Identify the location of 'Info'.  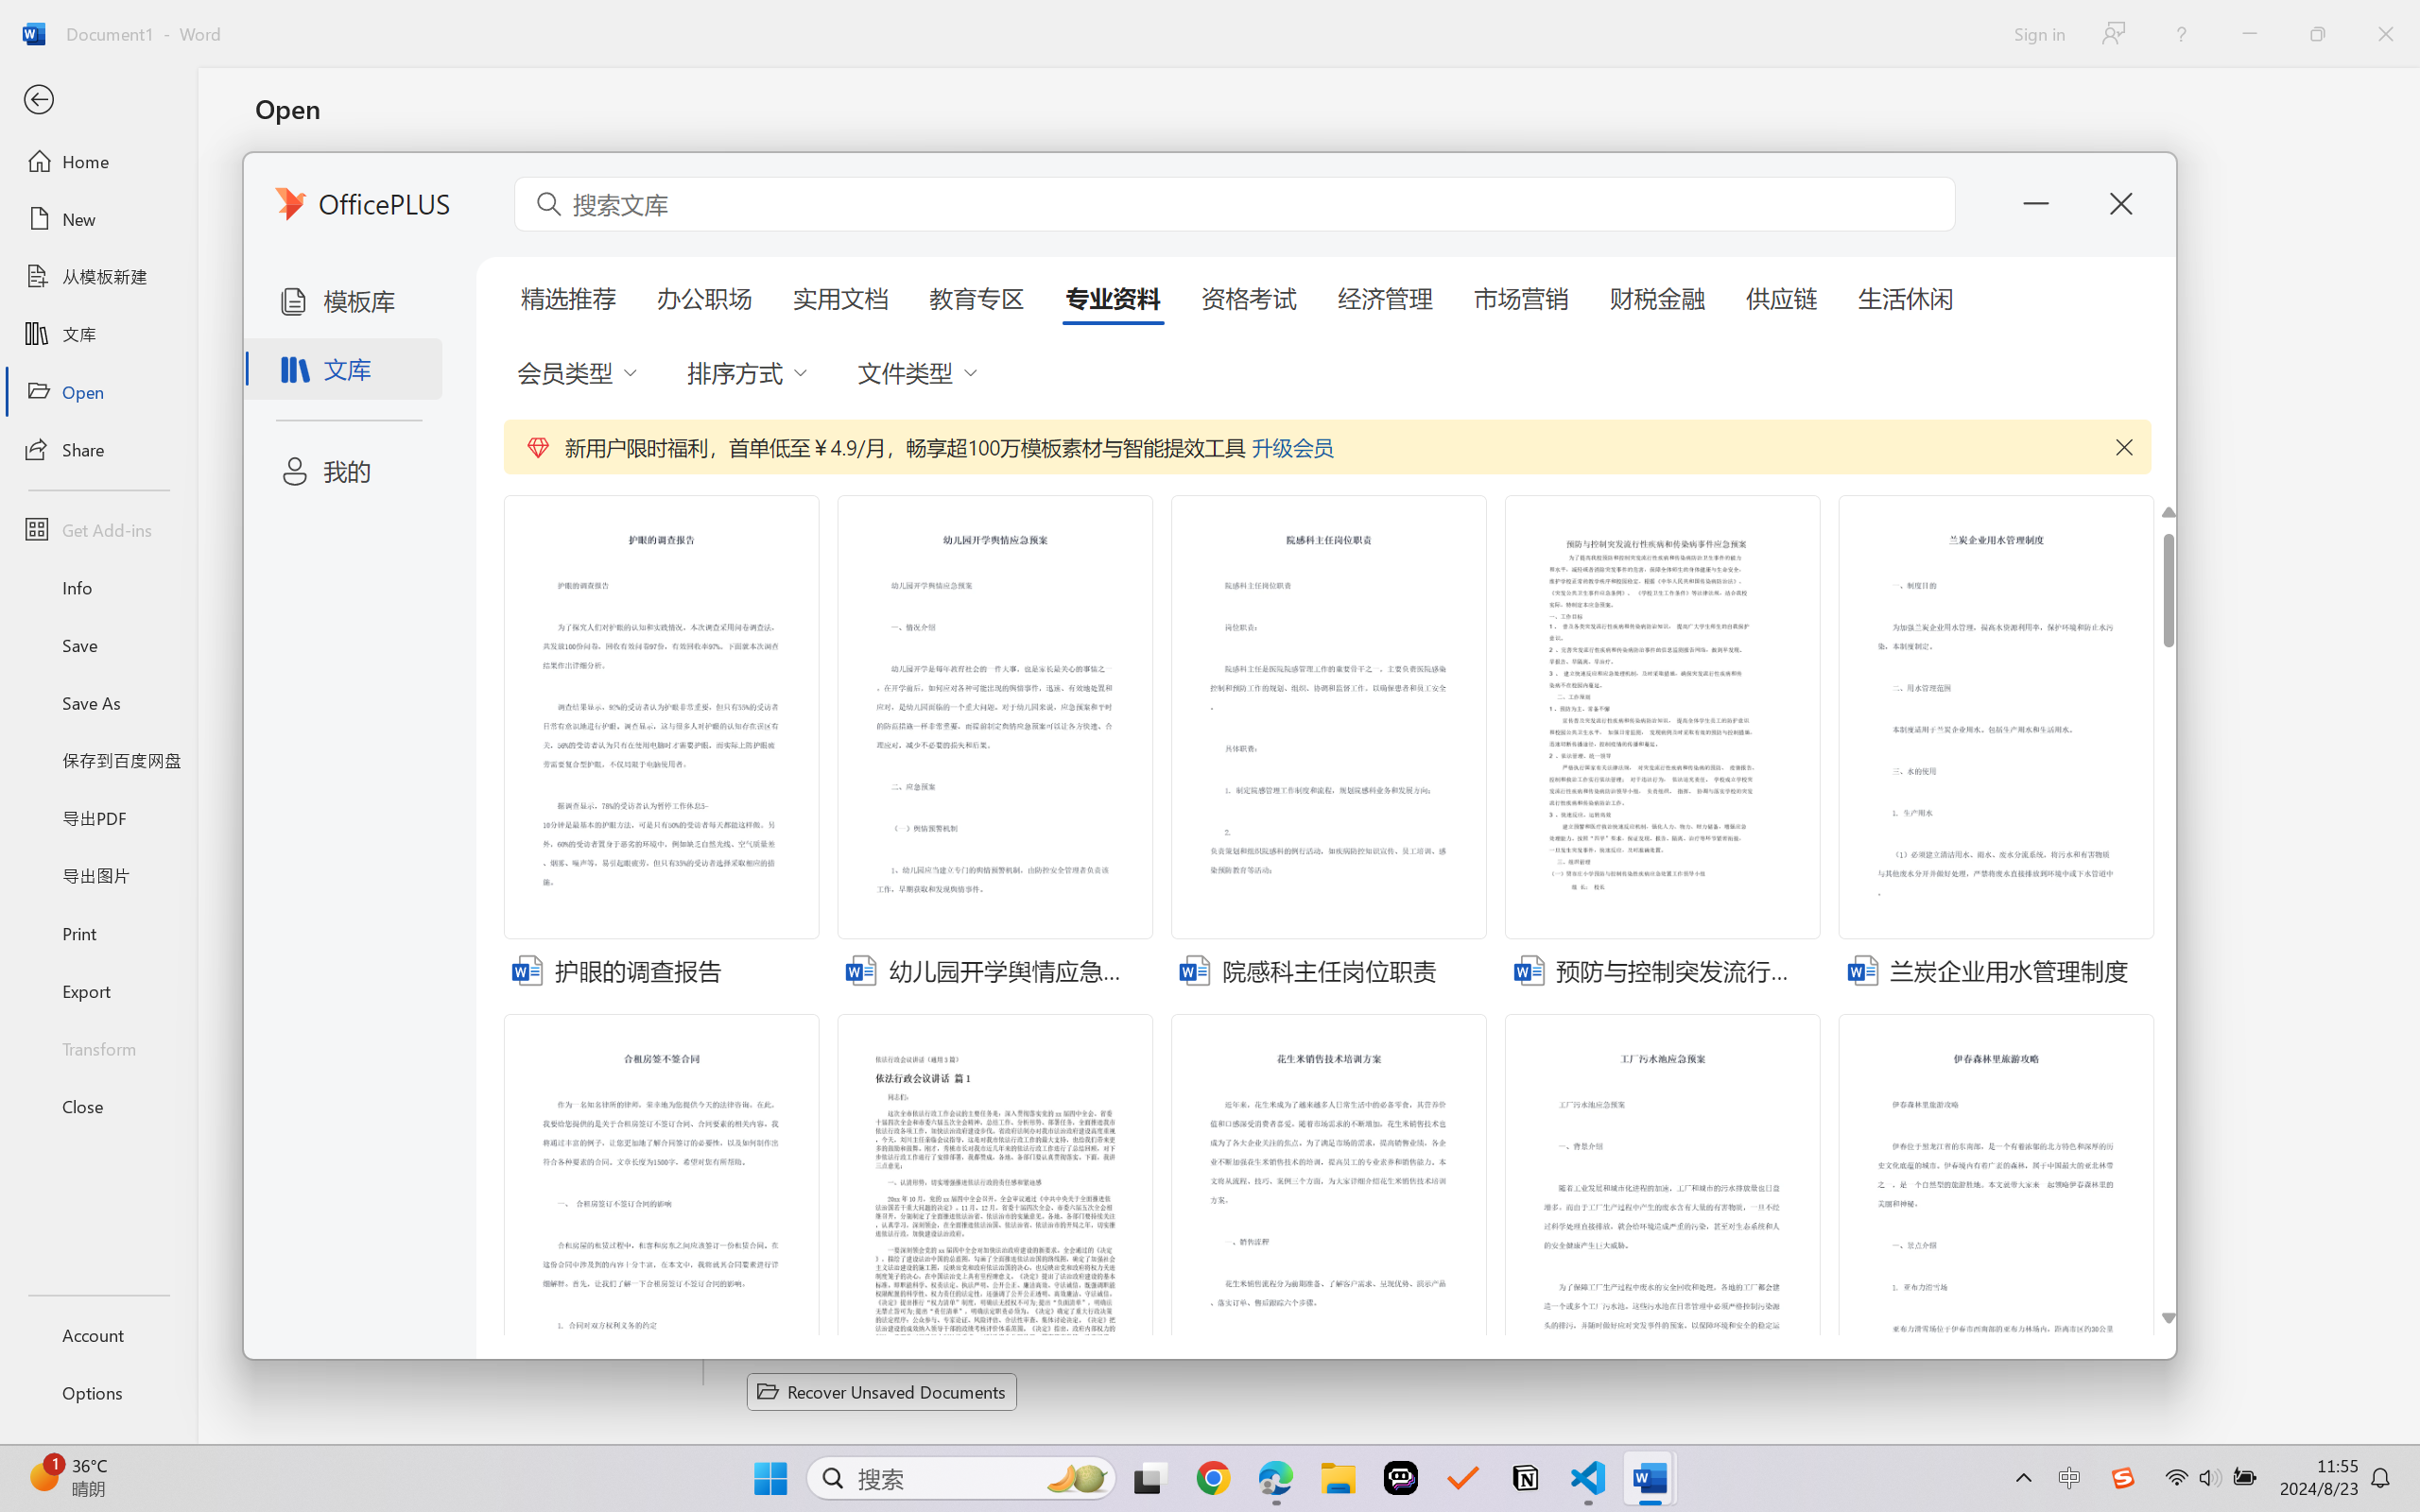
(97, 586).